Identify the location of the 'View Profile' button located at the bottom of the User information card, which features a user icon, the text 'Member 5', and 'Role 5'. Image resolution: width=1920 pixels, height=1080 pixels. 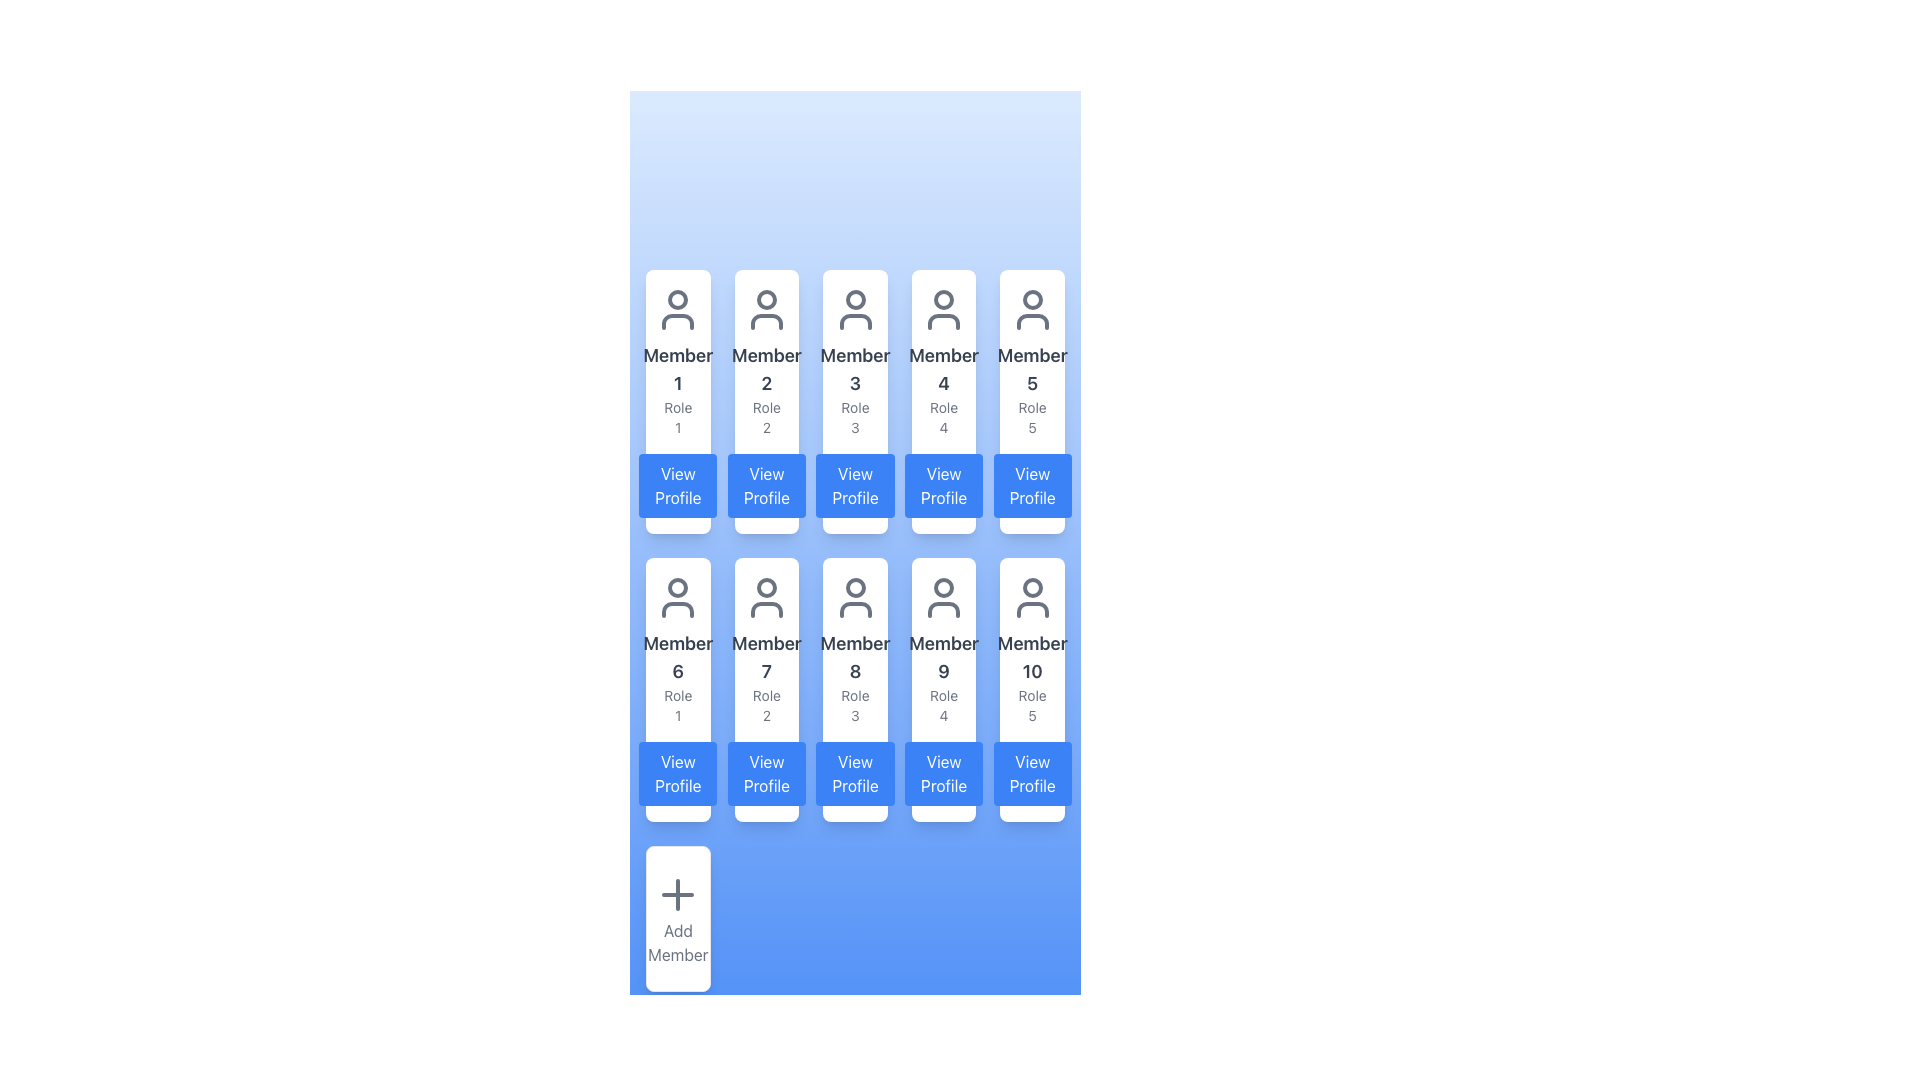
(1032, 401).